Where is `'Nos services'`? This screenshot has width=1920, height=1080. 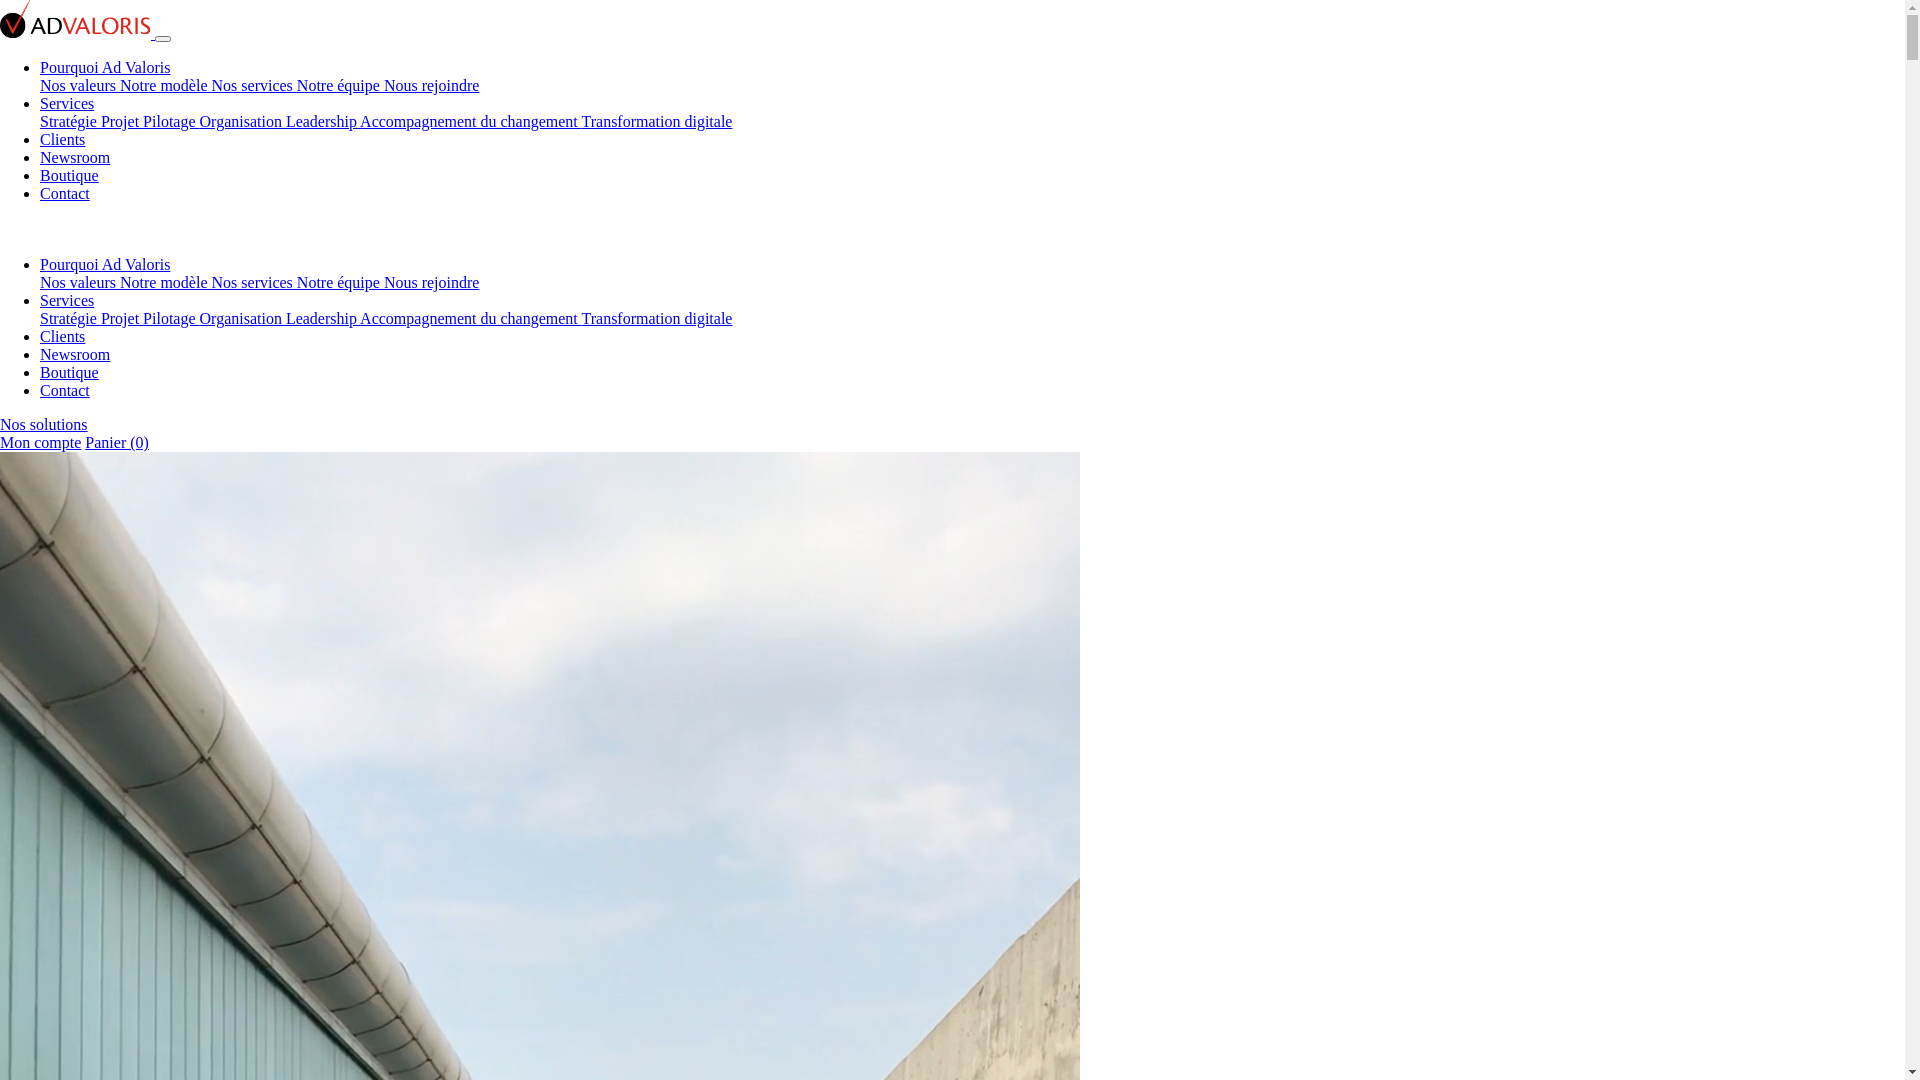
'Nos services' is located at coordinates (253, 84).